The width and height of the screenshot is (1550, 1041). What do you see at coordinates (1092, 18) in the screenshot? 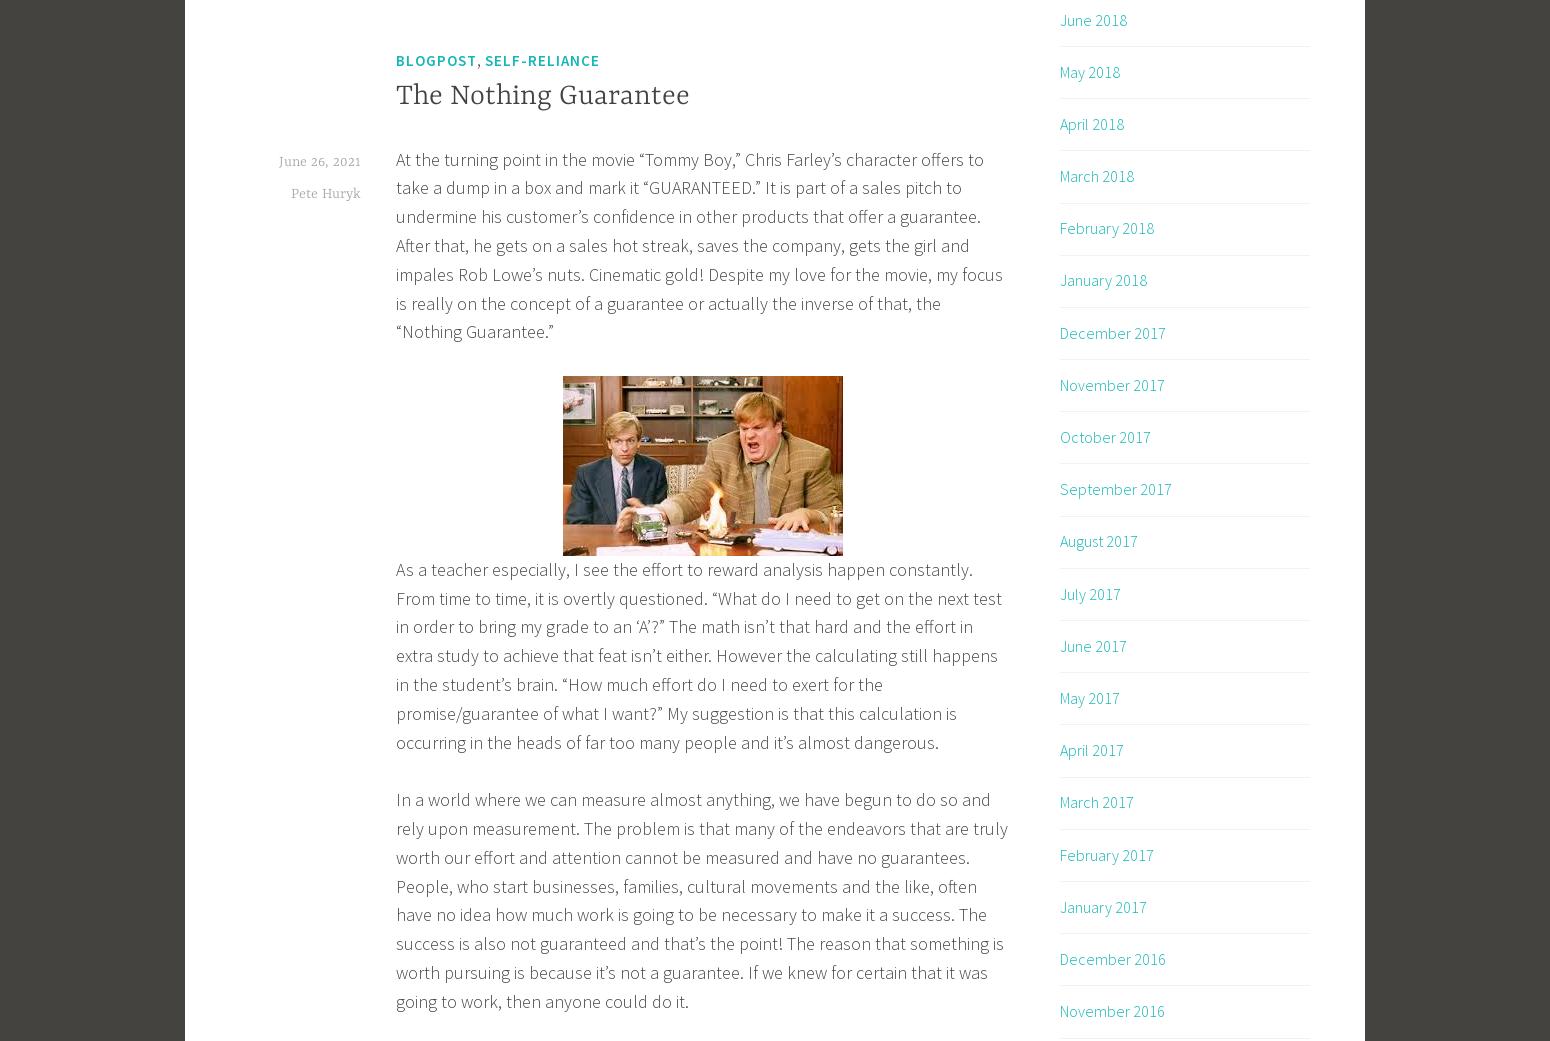
I see `'June 2018'` at bounding box center [1092, 18].